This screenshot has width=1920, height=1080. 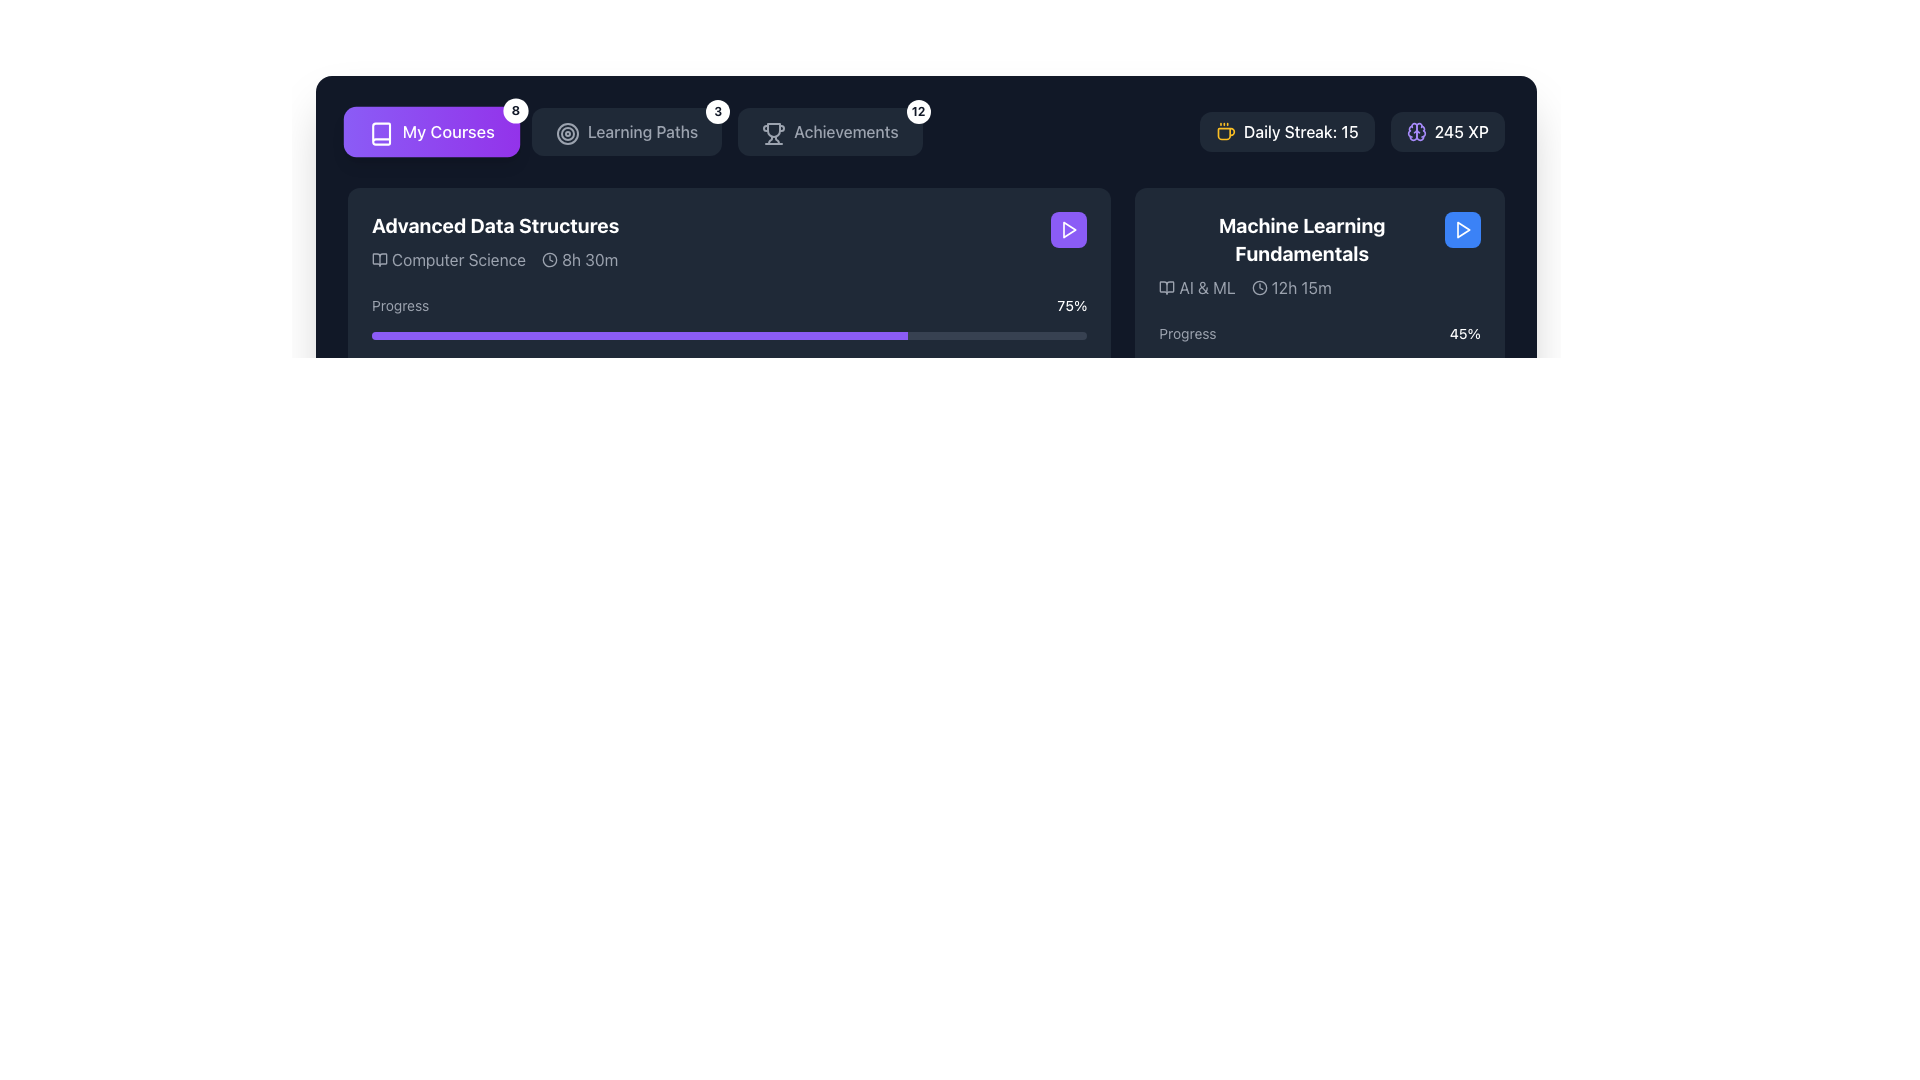 What do you see at coordinates (1206, 288) in the screenshot?
I see `the text label displaying 'AI & ML', which is styled in light gray on a dark background, located within the 'Machine Learning Fundamentals' card` at bounding box center [1206, 288].